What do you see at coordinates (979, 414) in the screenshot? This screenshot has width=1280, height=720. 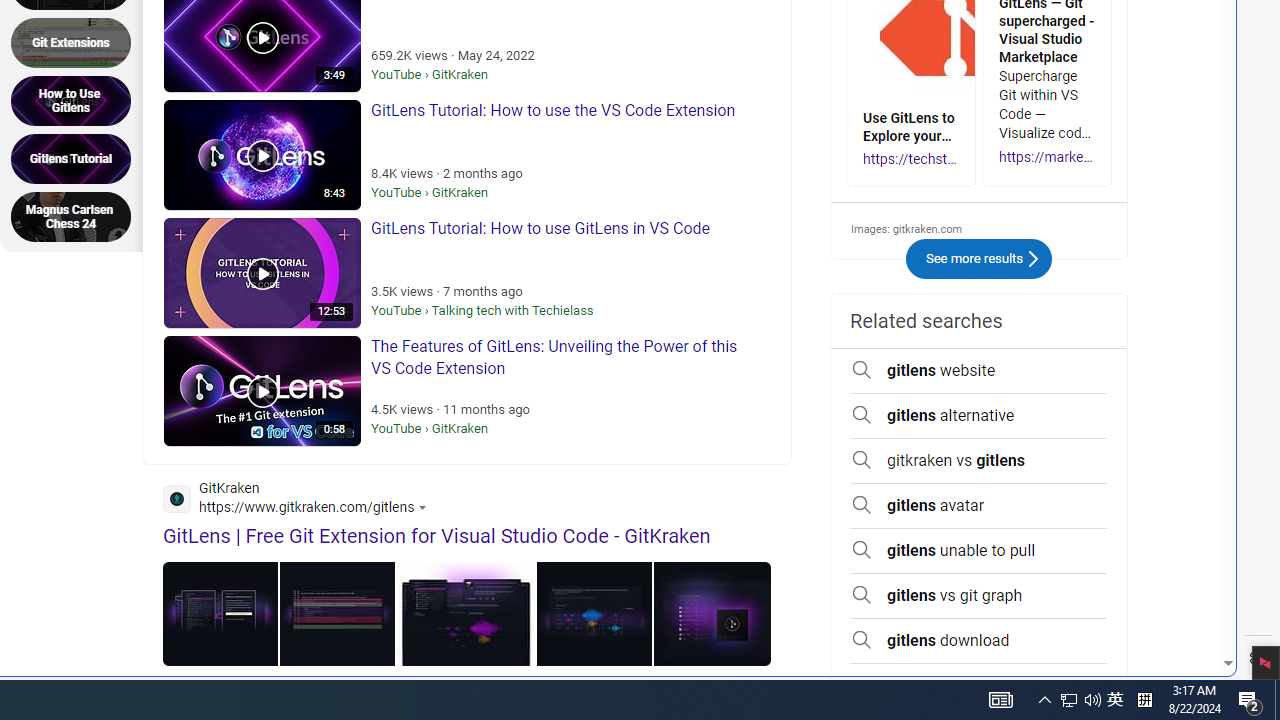 I see `'gitlens alternative'` at bounding box center [979, 414].